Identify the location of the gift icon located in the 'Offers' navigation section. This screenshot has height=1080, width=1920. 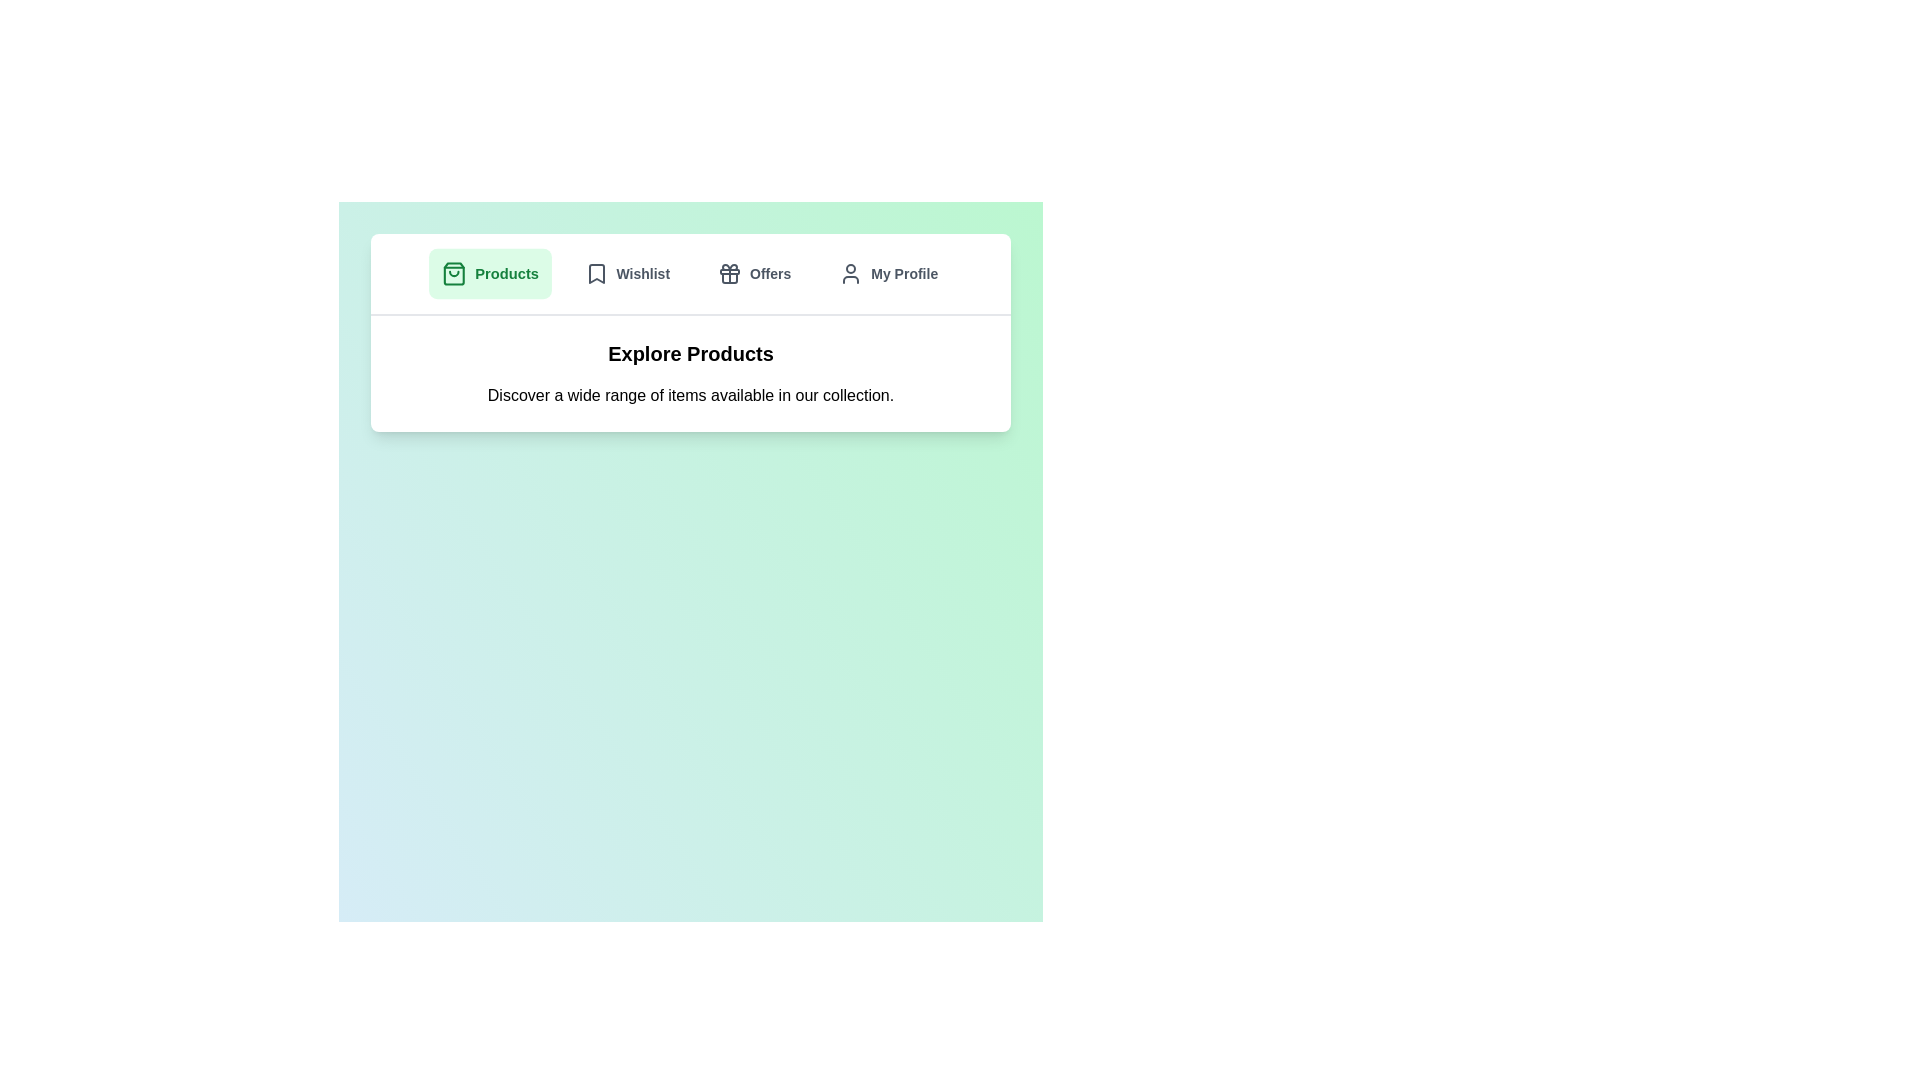
(728, 273).